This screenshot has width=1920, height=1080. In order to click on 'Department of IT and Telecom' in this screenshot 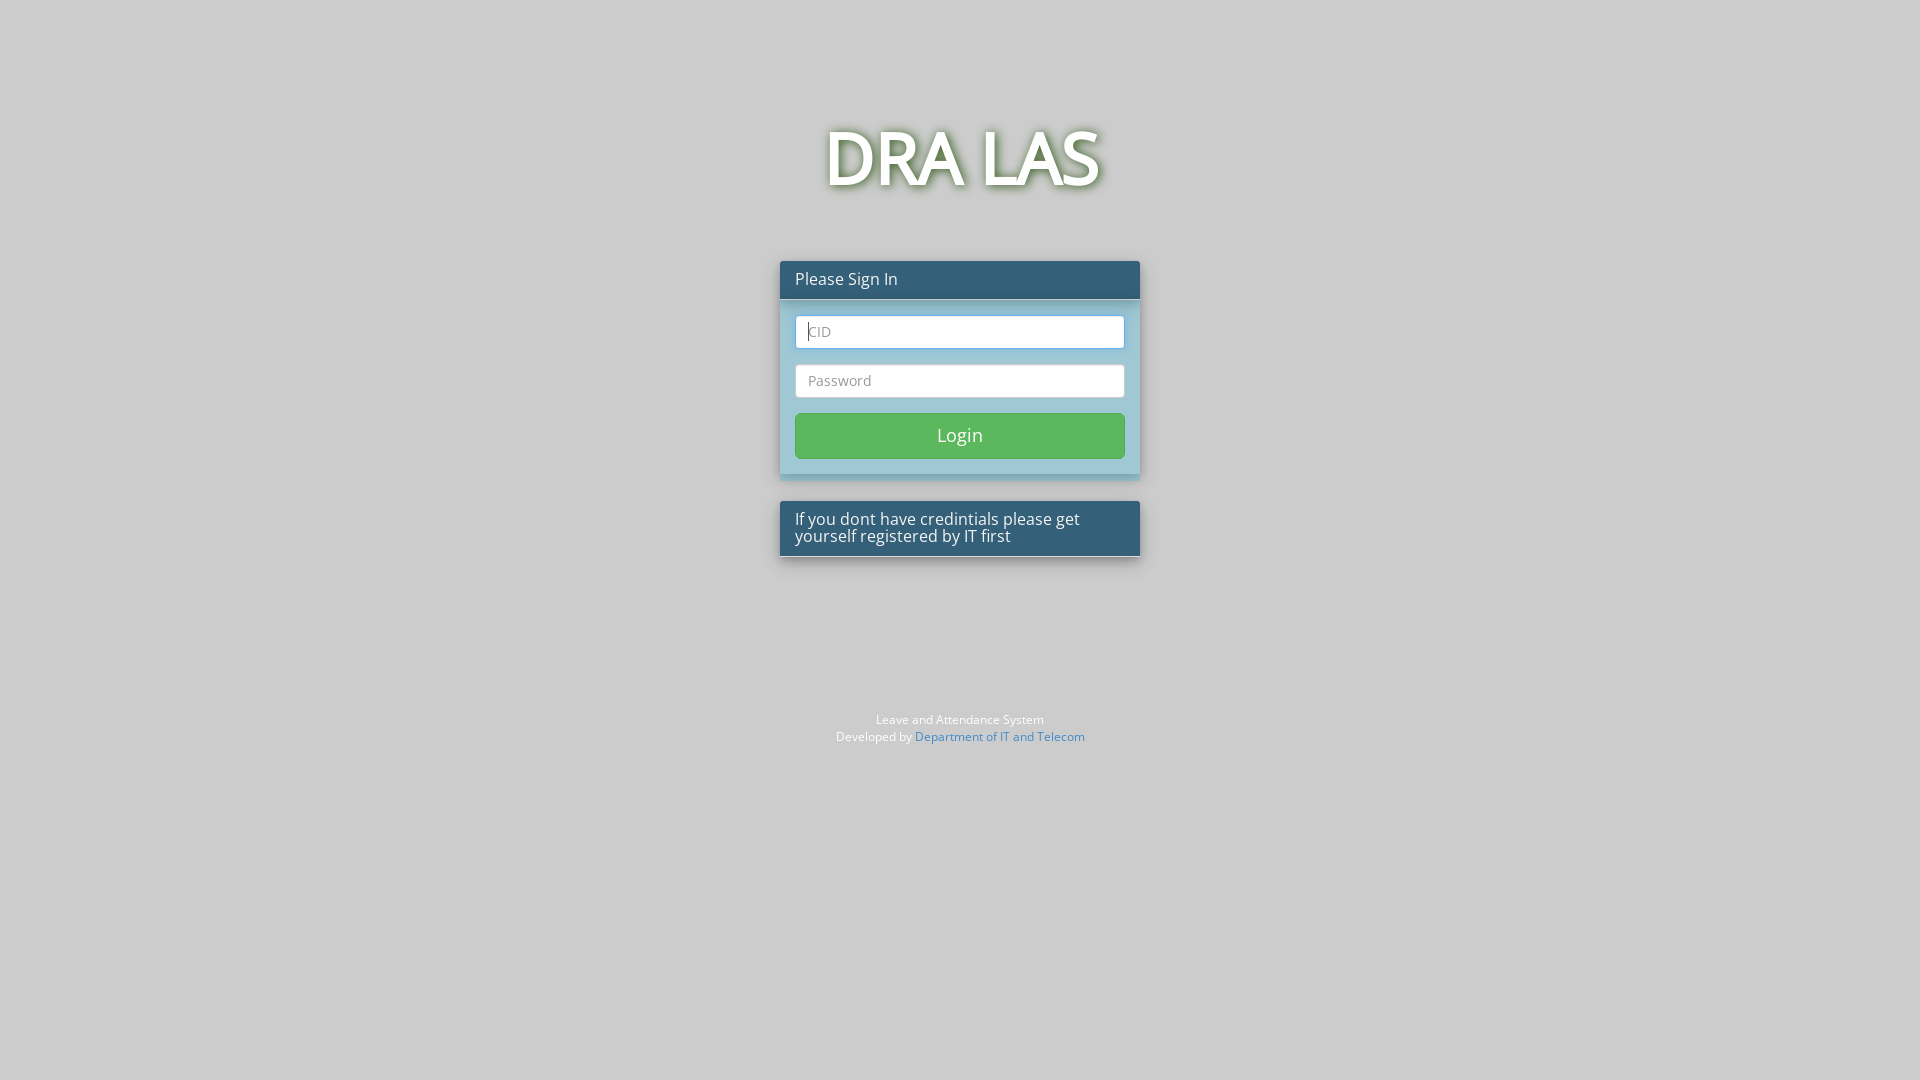, I will do `click(998, 736)`.